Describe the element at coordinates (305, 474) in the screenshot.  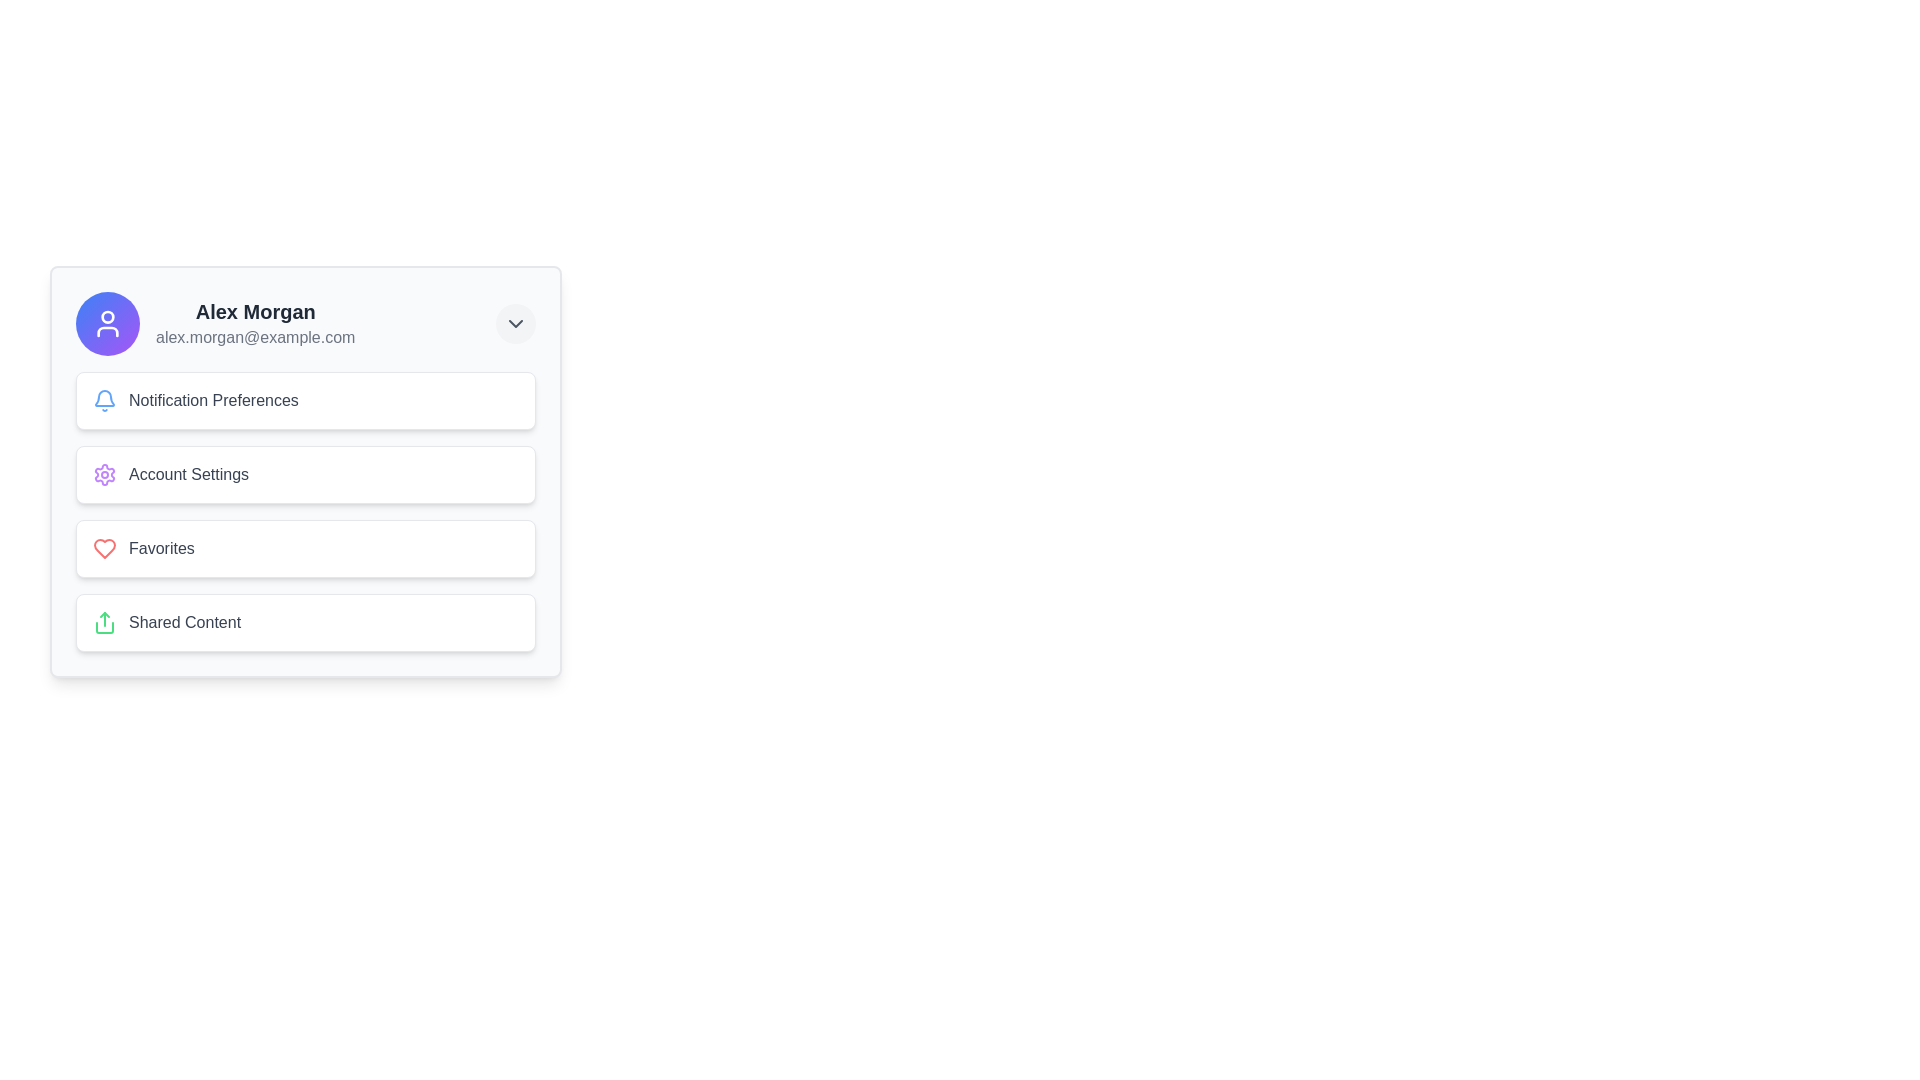
I see `the button that serves as a navigation option to access the account settings page, located below 'Notification Preferences' and above 'Favorites'` at that location.